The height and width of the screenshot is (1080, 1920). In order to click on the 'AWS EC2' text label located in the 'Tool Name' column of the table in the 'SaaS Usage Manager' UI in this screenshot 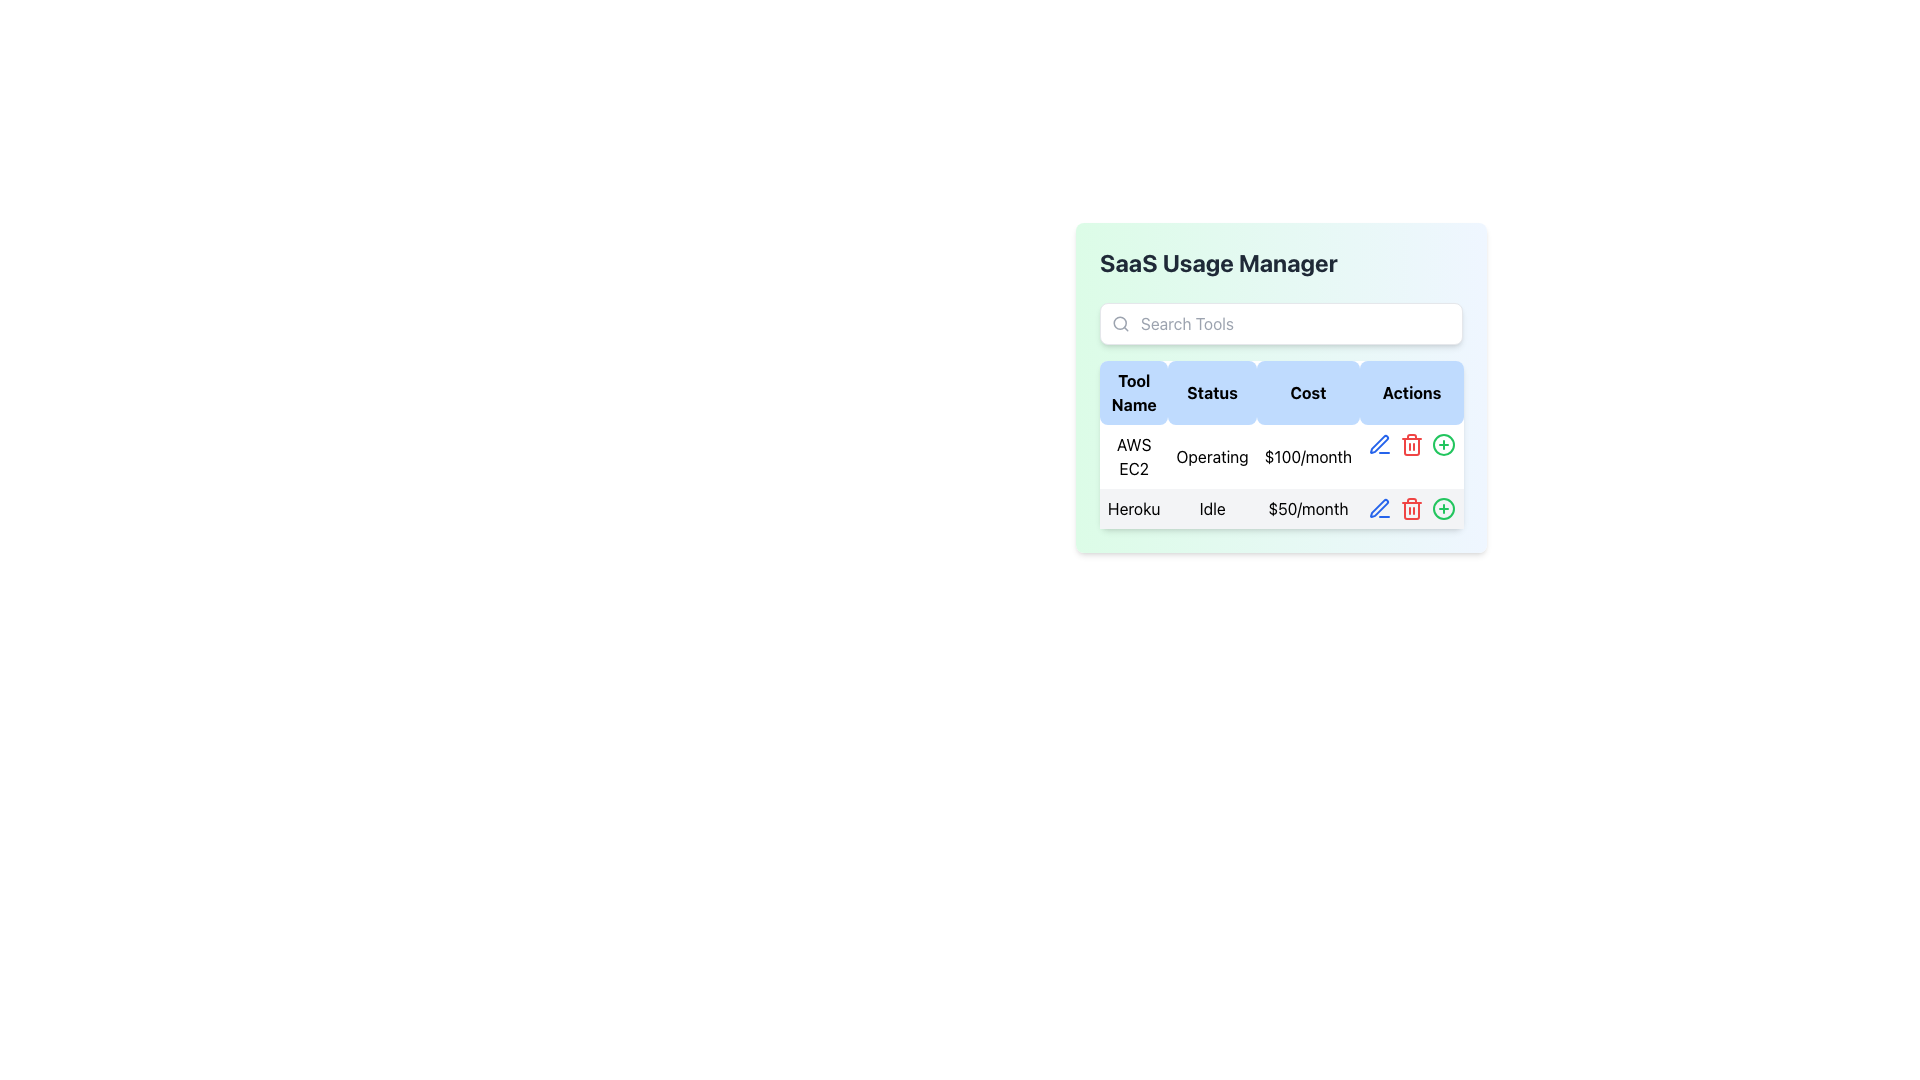, I will do `click(1134, 456)`.